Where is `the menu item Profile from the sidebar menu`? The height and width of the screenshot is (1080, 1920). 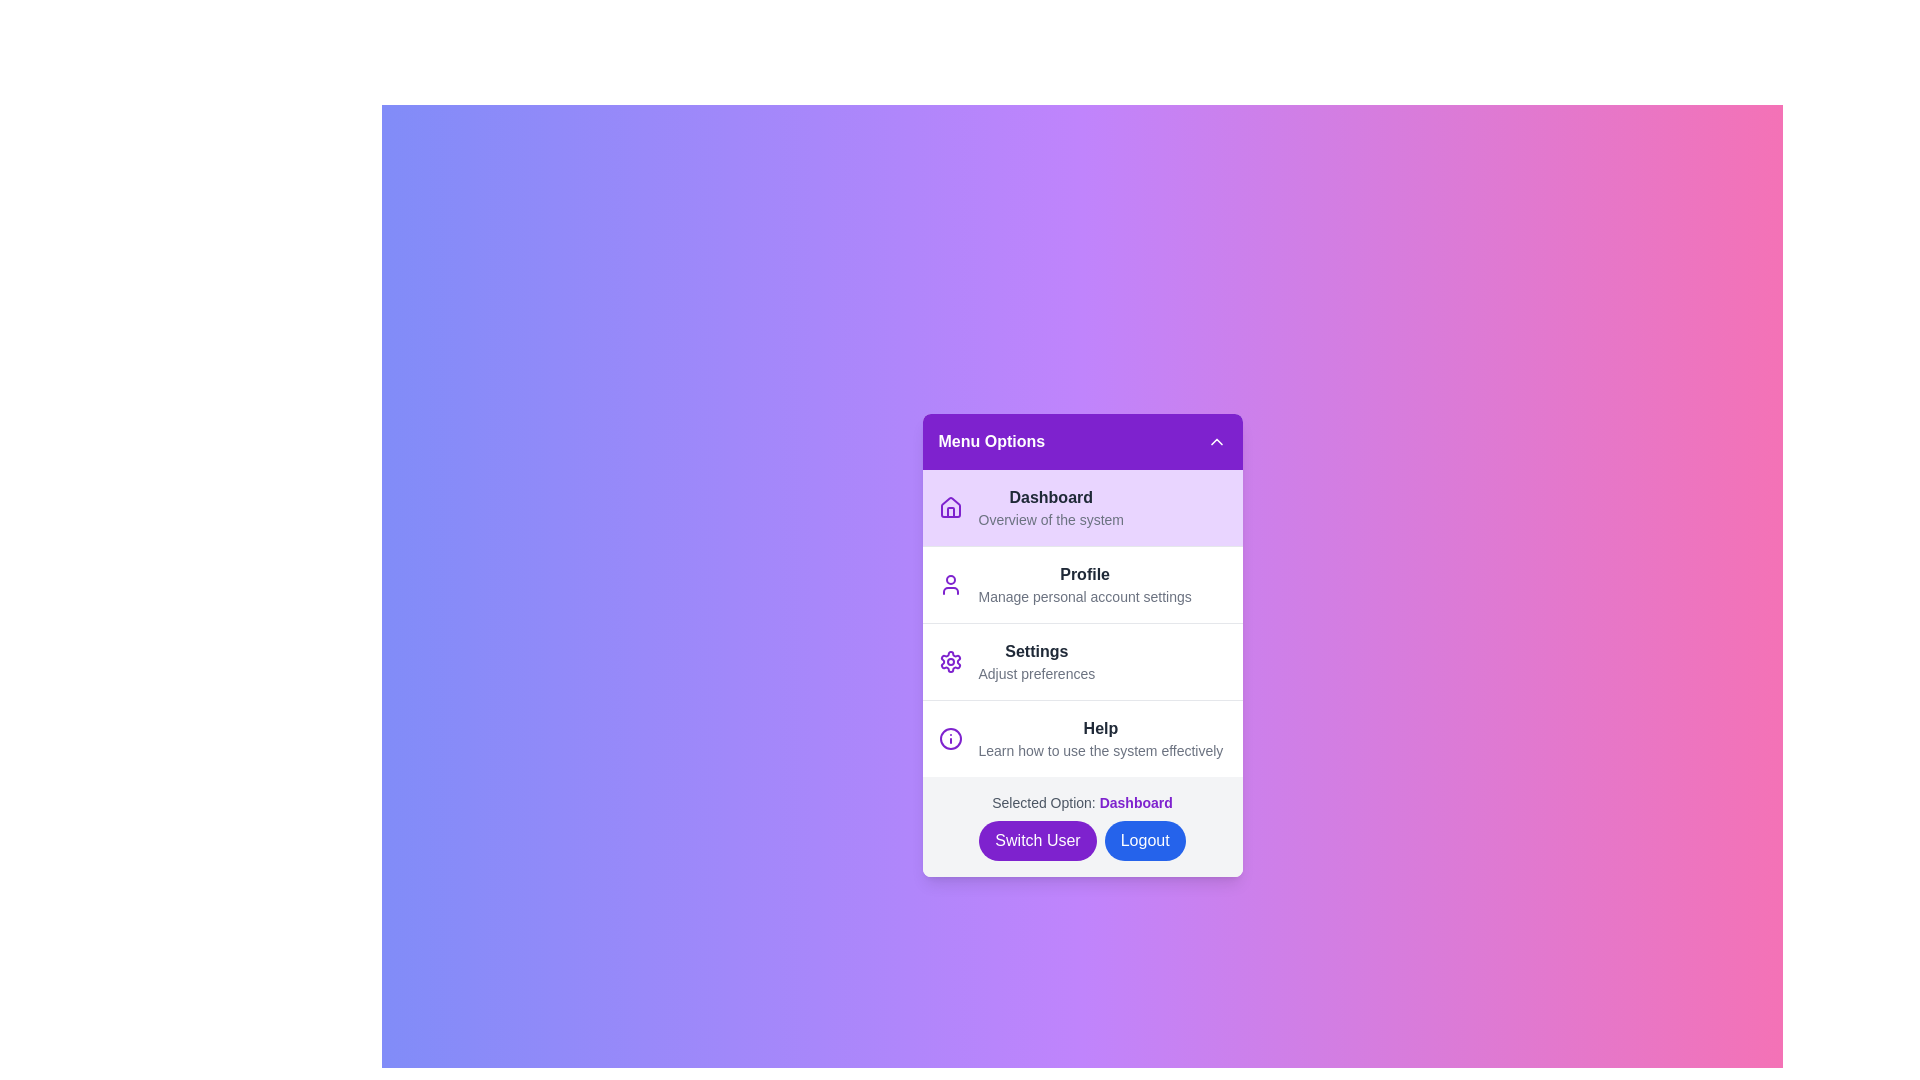
the menu item Profile from the sidebar menu is located at coordinates (1081, 583).